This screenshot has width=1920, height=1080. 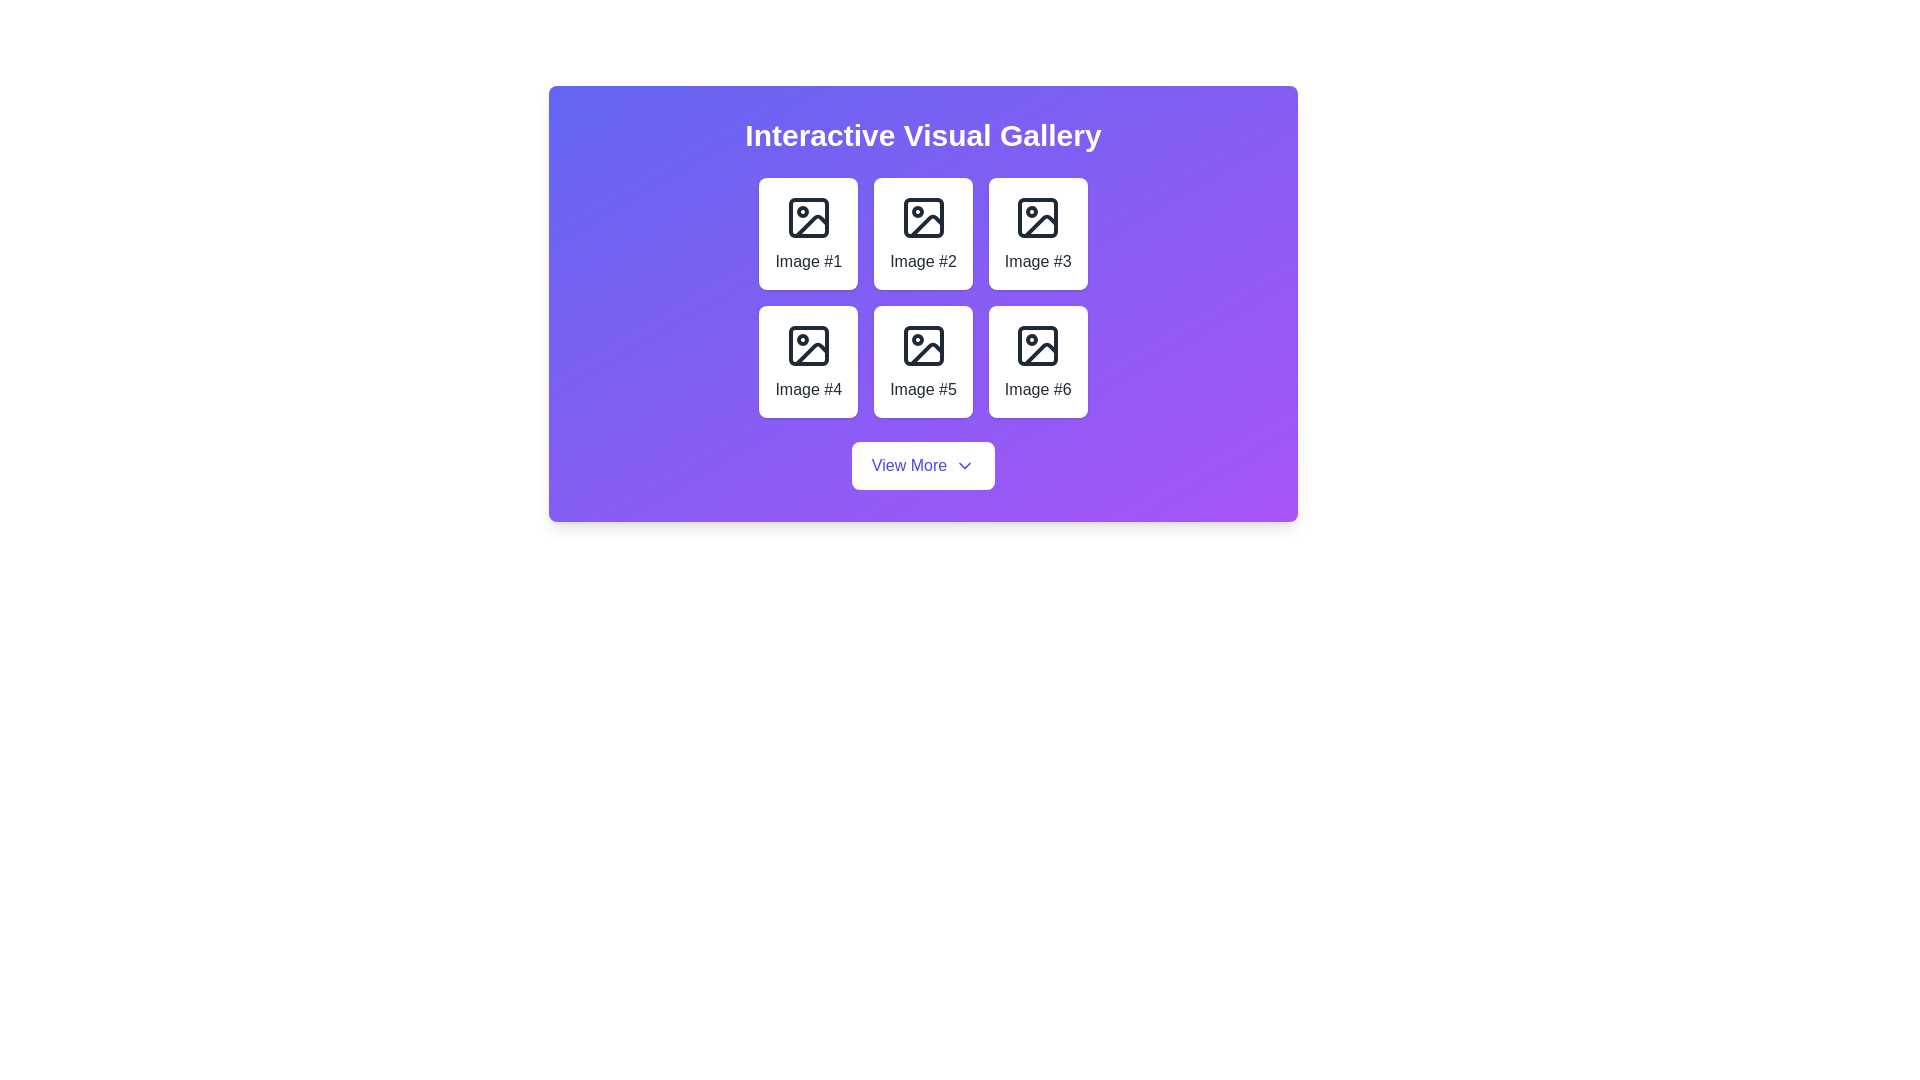 I want to click on the decorative SVG image icon located within the 'Image #6' card in the bottom-right corner of the grid, so click(x=1038, y=345).